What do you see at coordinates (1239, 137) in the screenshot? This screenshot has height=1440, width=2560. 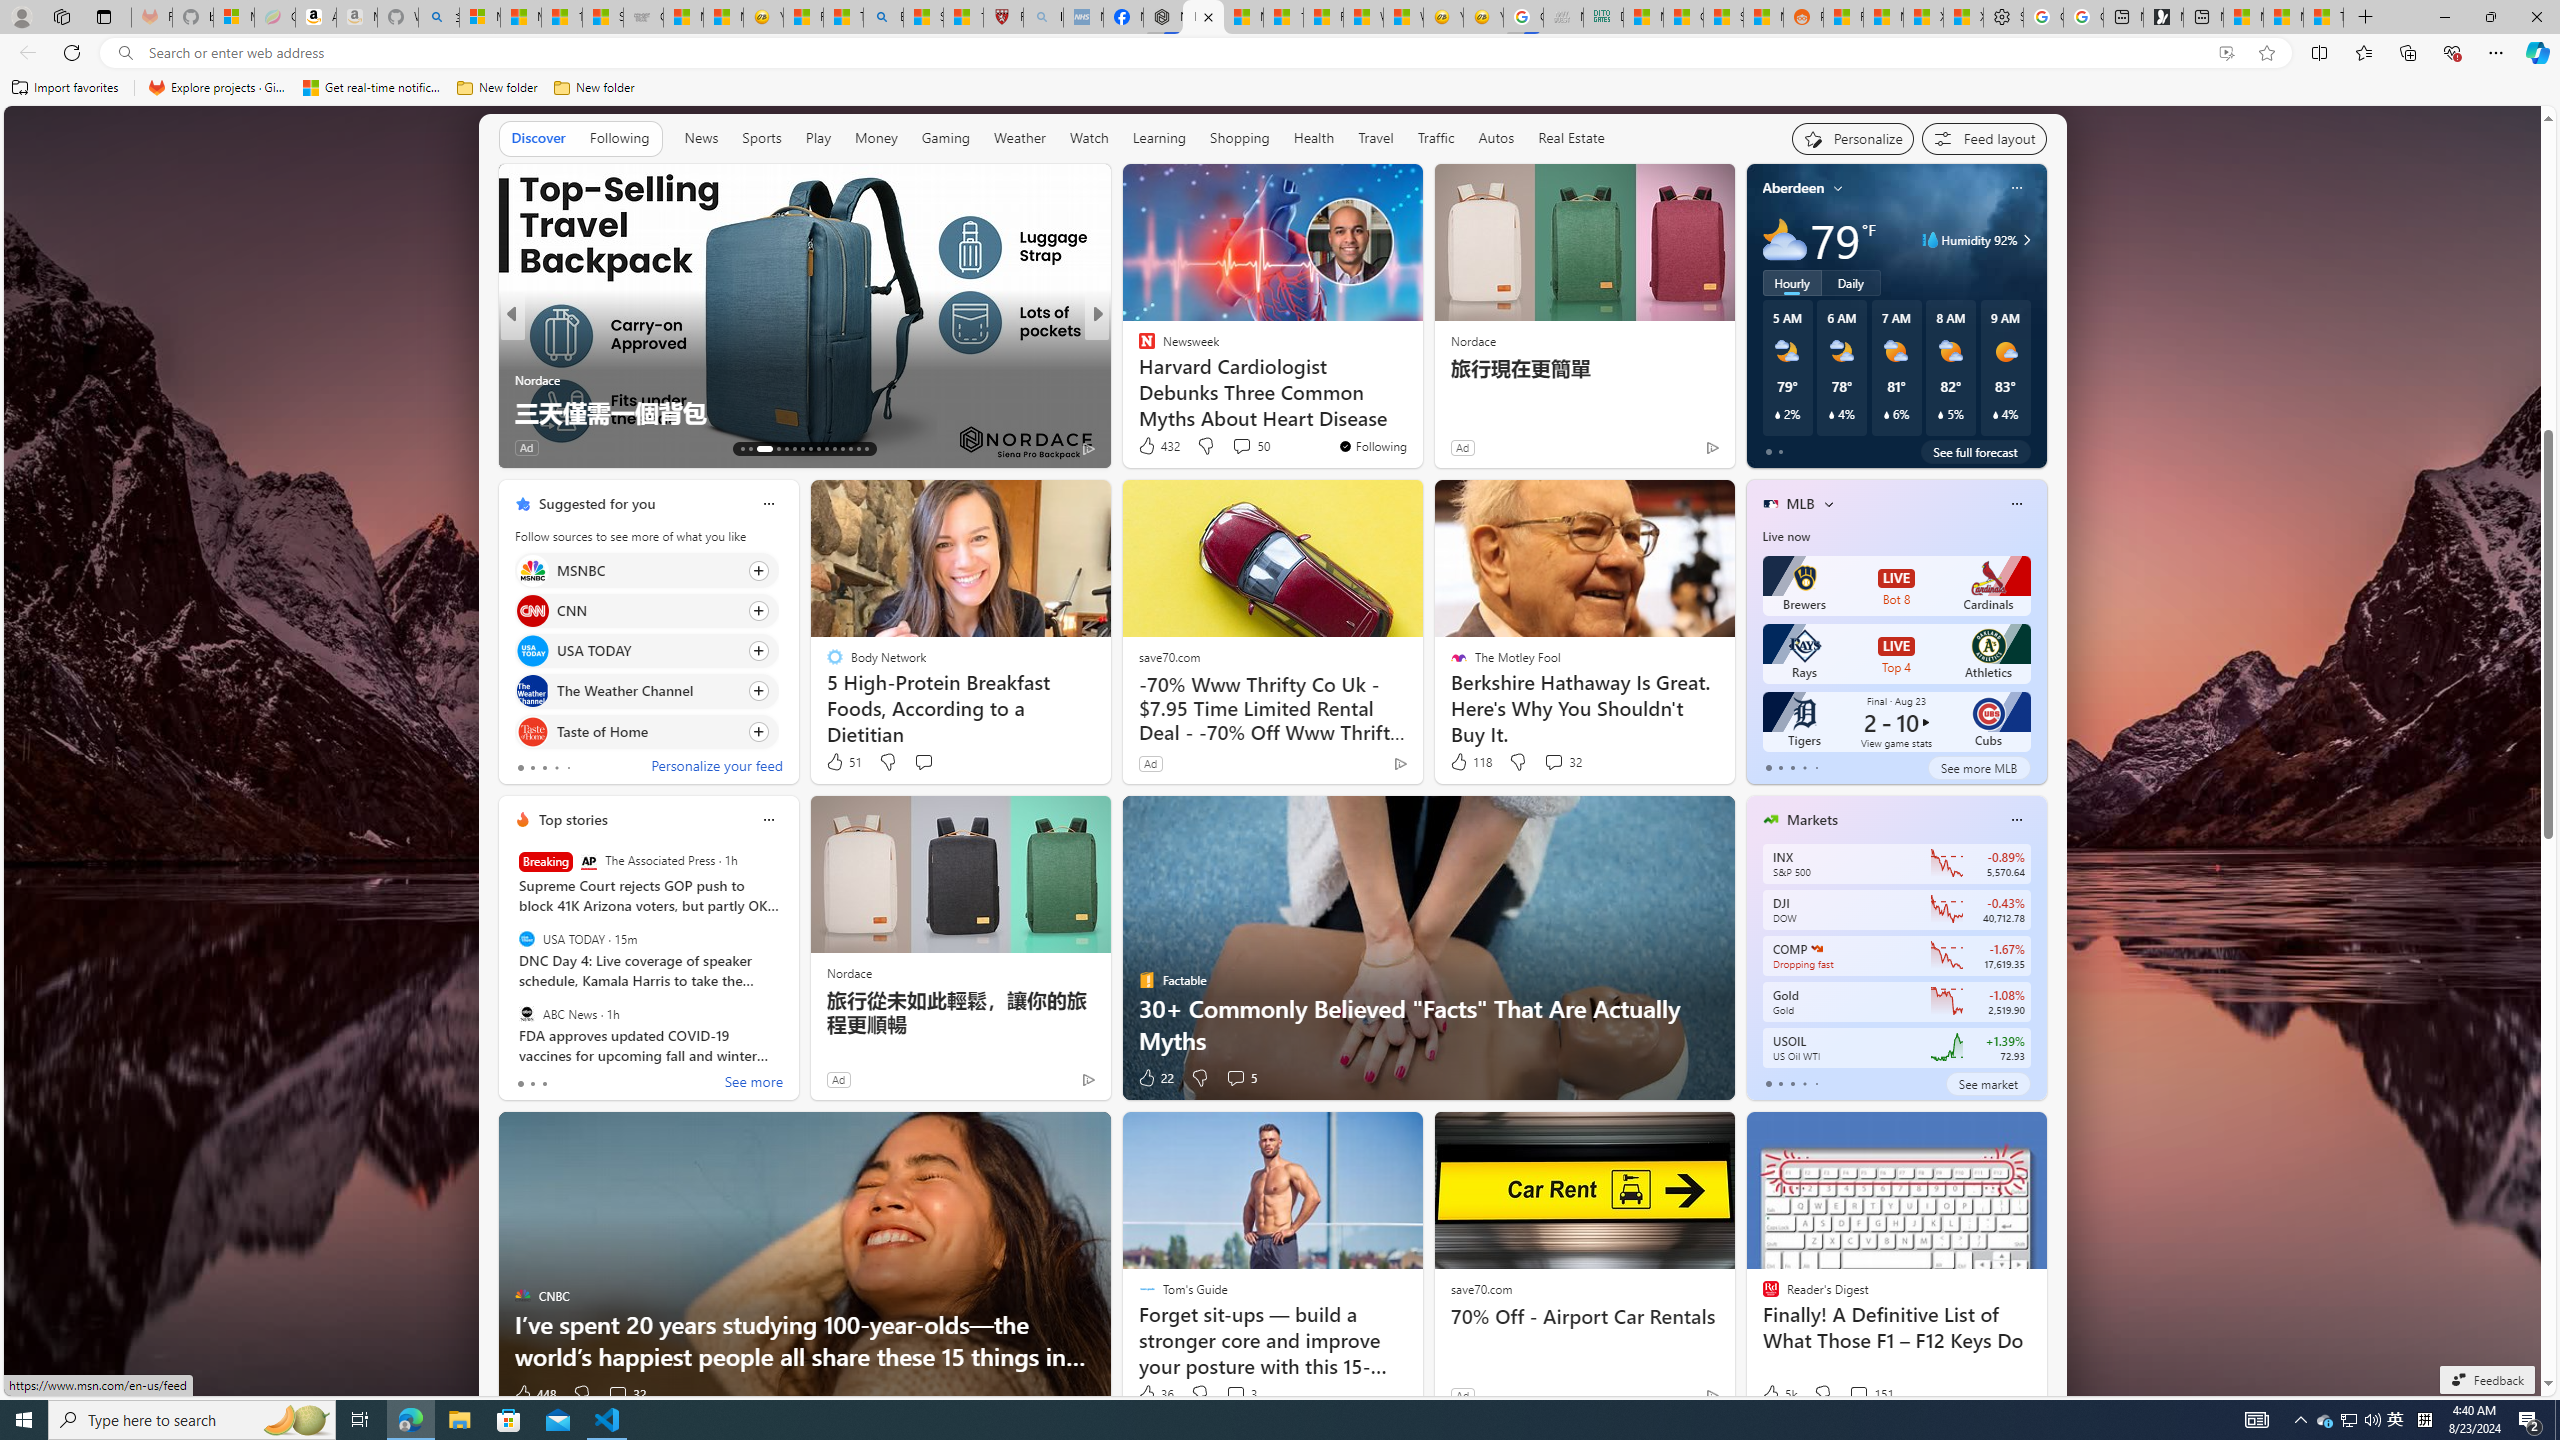 I see `'Shopping'` at bounding box center [1239, 137].